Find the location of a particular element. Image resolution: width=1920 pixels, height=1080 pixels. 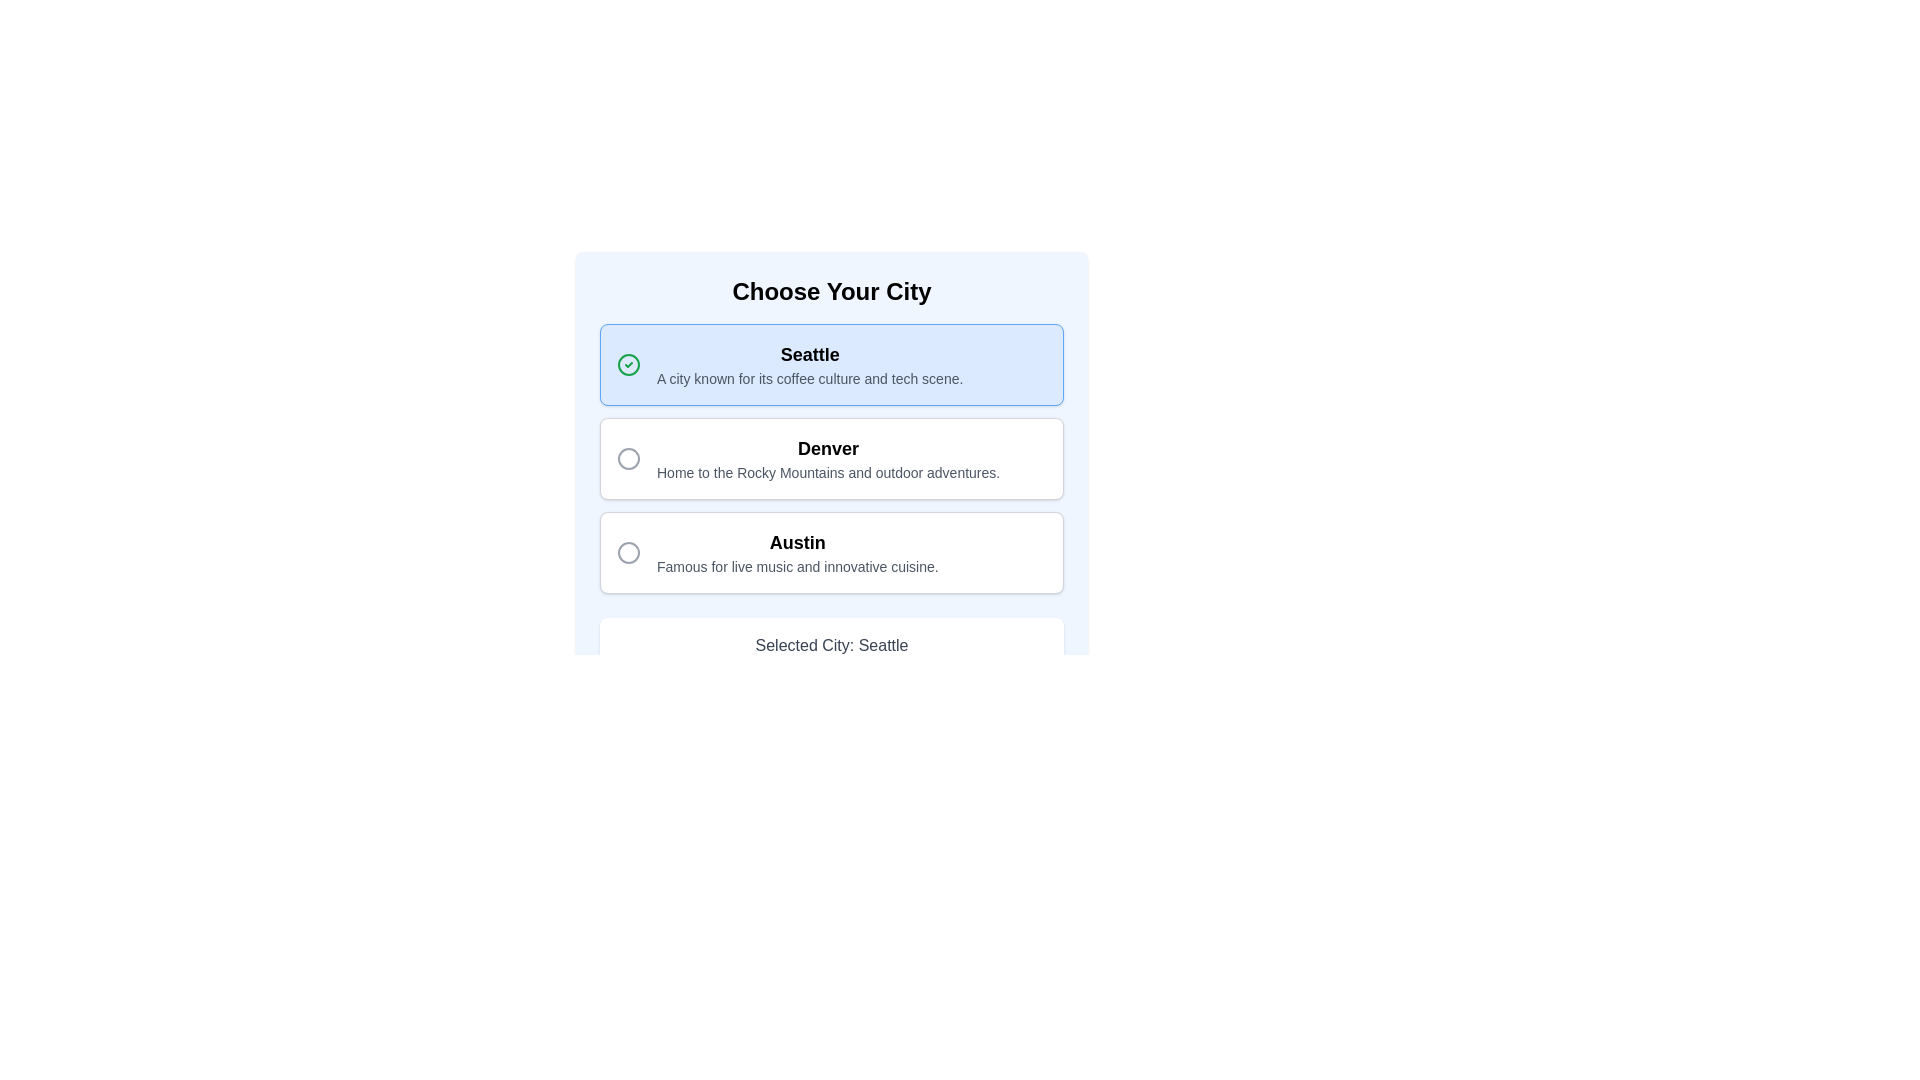

the text element providing additional details about Seattle, located directly below the 'Seattle' text within the selection card structure is located at coordinates (810, 378).